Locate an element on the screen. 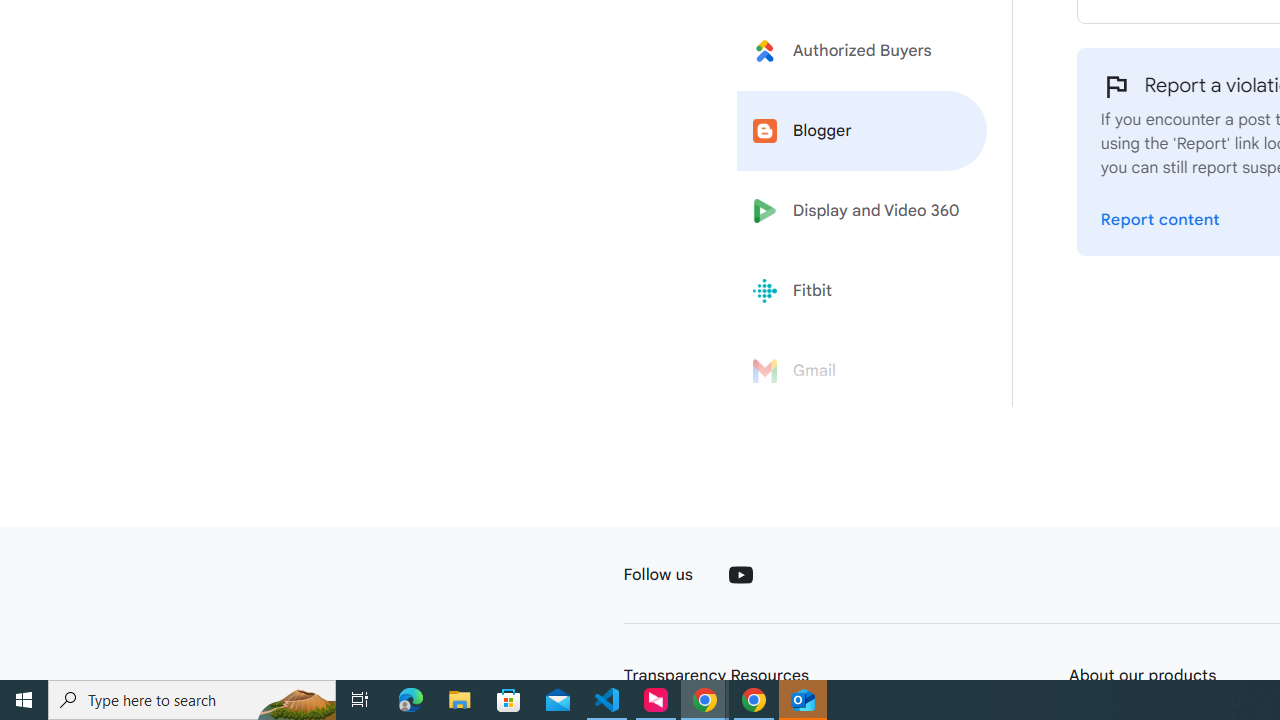 This screenshot has height=720, width=1280. 'Blogger' is located at coordinates (862, 131).